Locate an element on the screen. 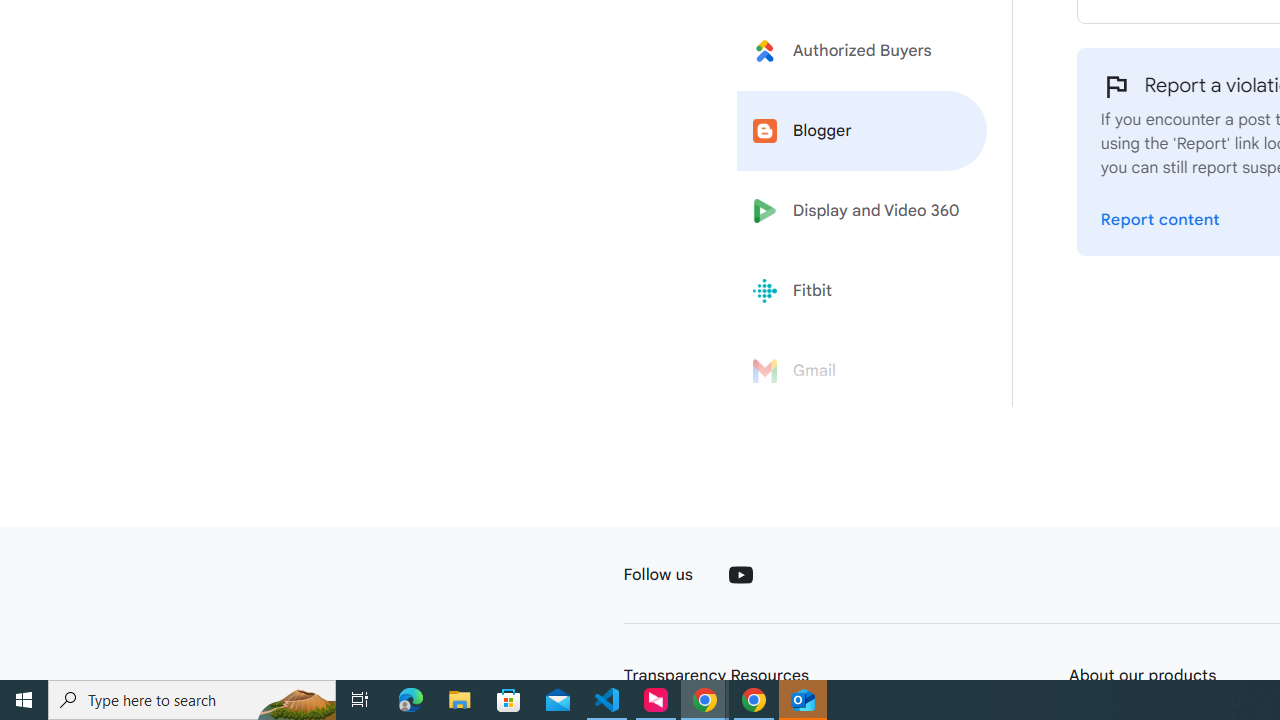 This screenshot has height=720, width=1280. 'Blogger' is located at coordinates (862, 131).